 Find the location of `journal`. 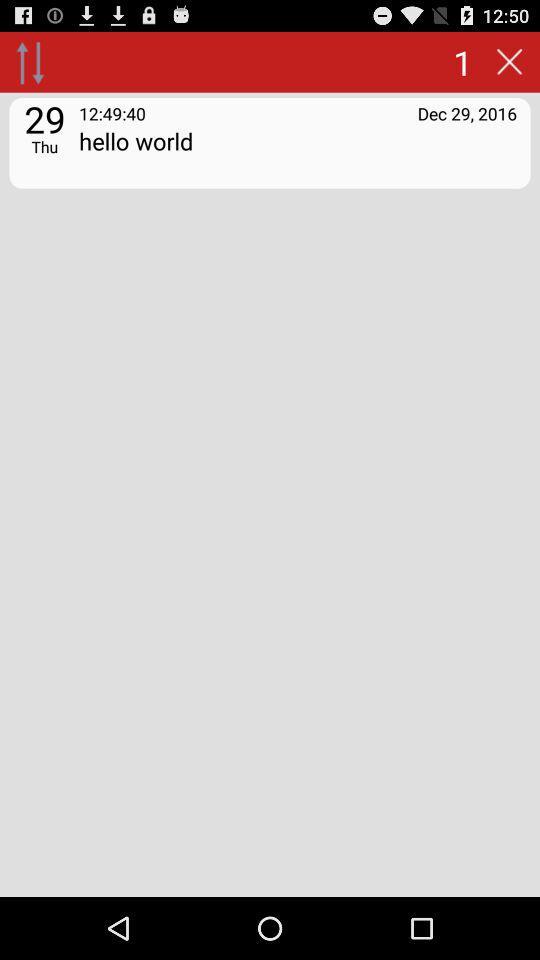

journal is located at coordinates (509, 61).